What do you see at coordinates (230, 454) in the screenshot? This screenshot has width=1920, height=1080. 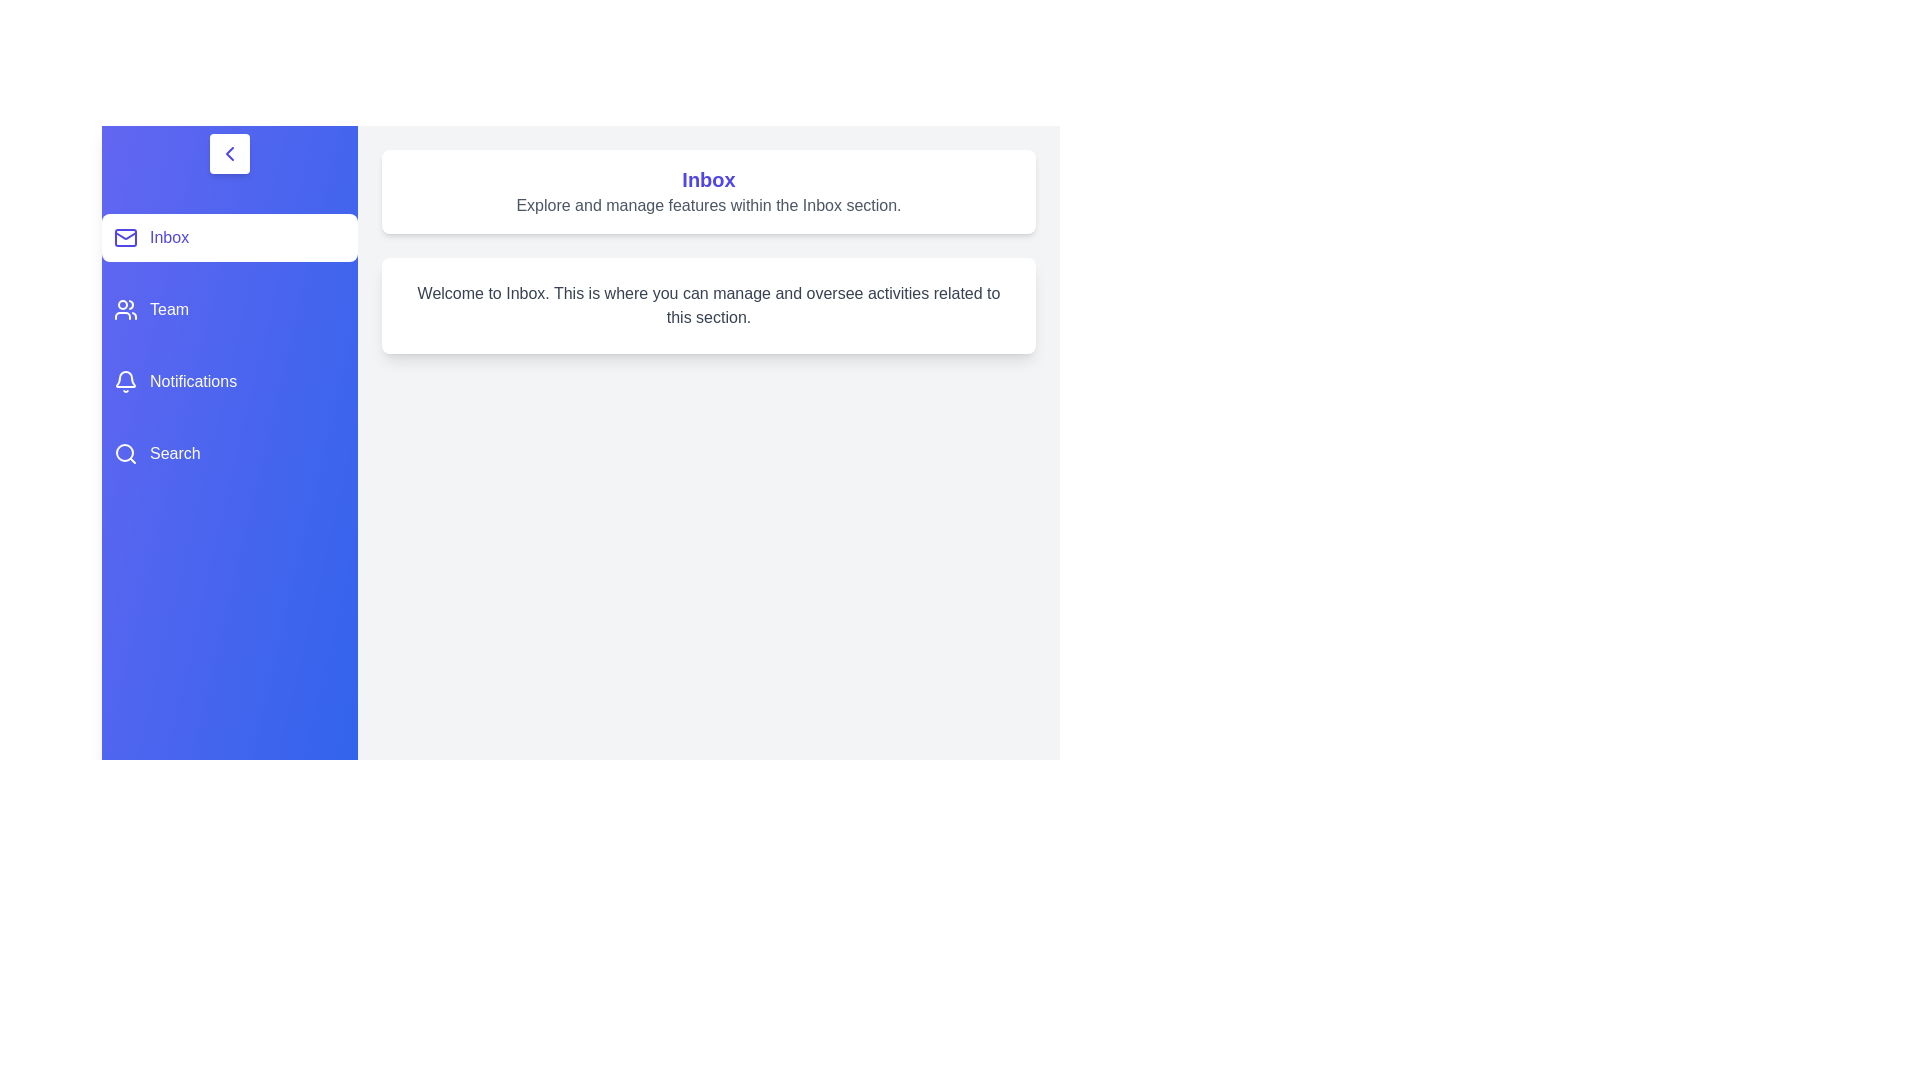 I see `the tab corresponding to Search` at bounding box center [230, 454].